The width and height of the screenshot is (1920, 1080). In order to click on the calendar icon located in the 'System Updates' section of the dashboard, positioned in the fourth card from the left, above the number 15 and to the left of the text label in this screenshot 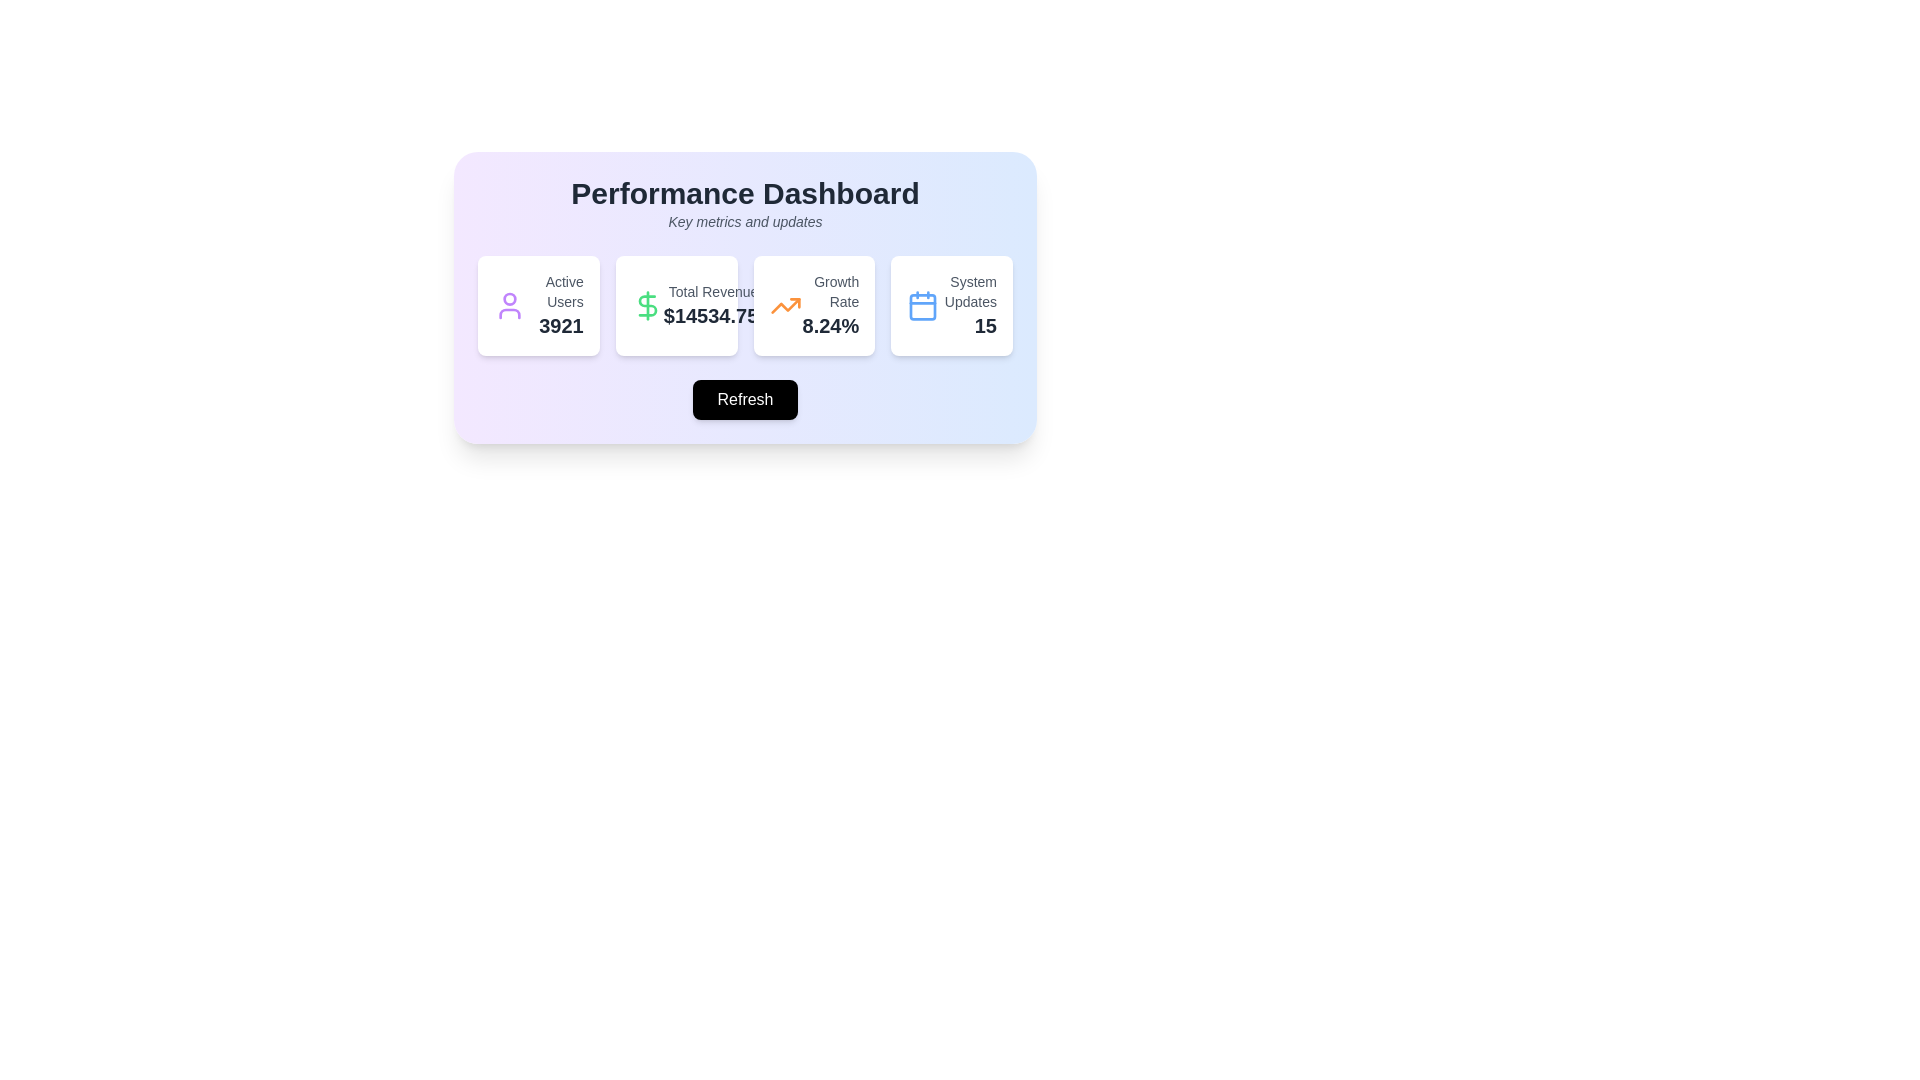, I will do `click(922, 305)`.